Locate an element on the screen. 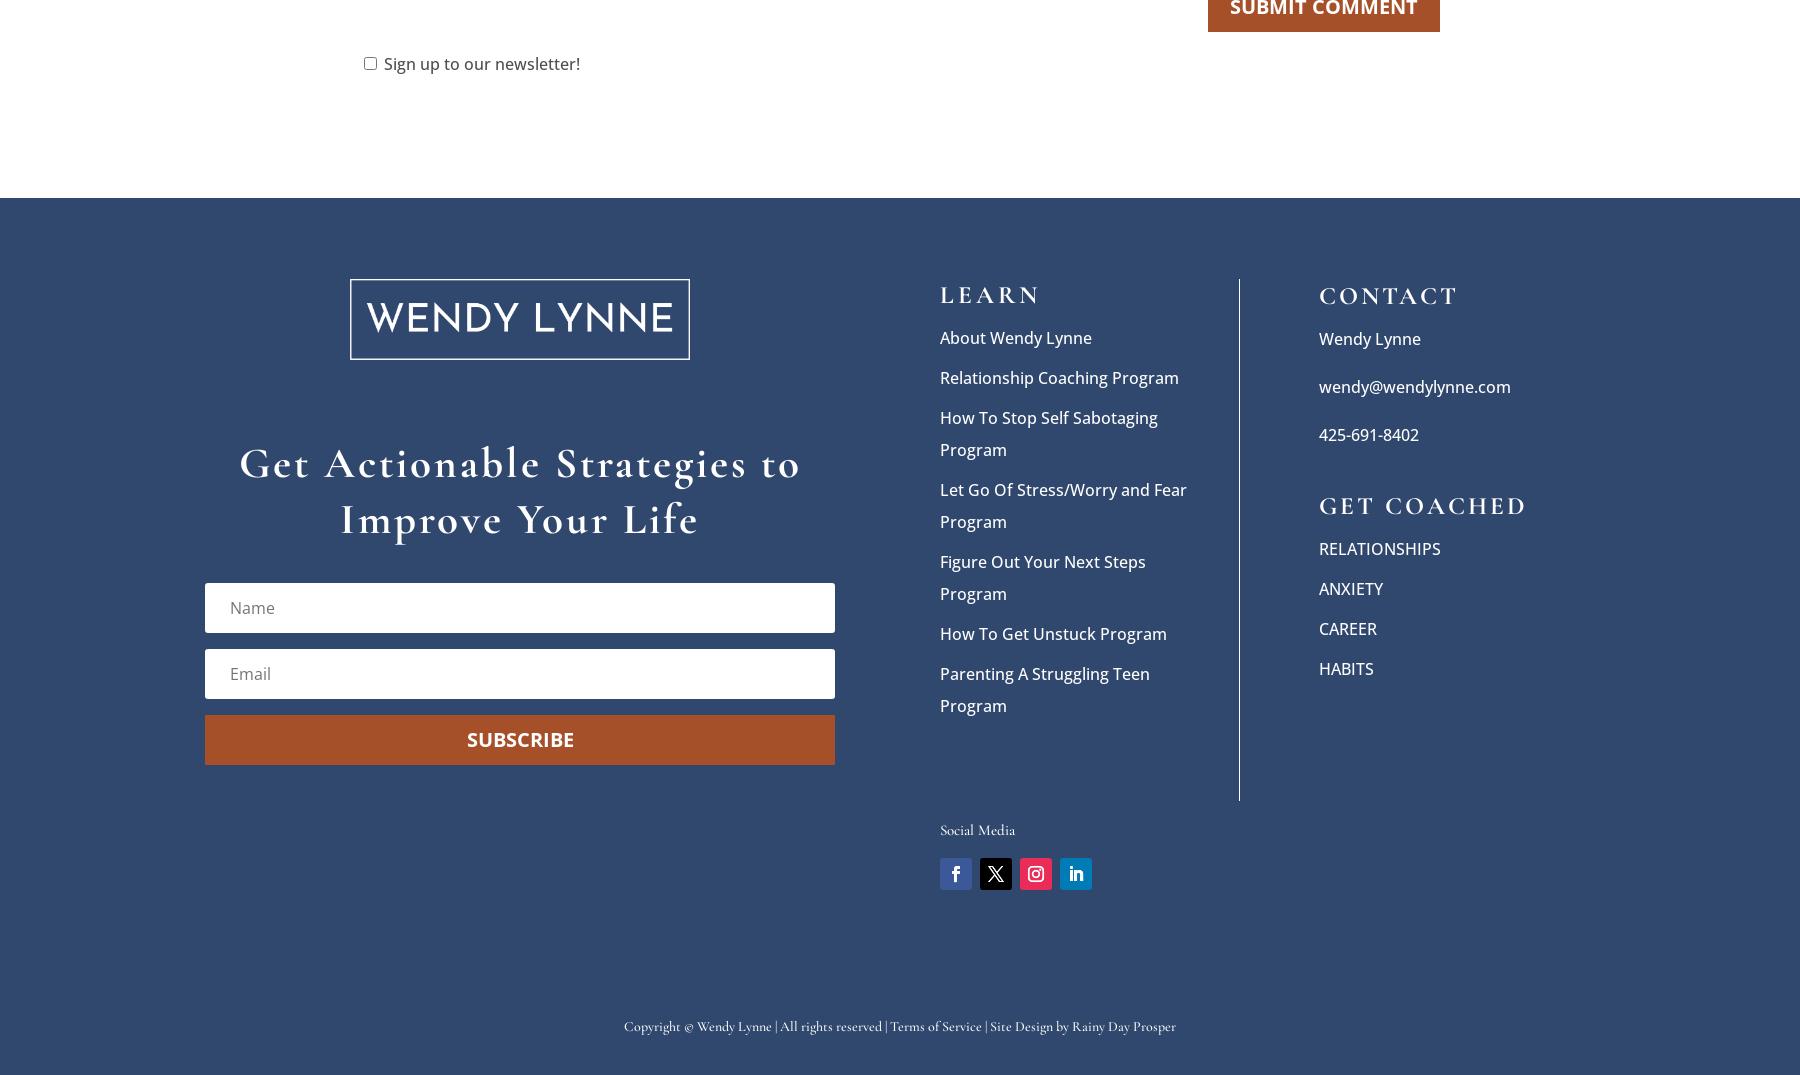 This screenshot has width=1800, height=1075. '| Site Design by' is located at coordinates (1027, 1024).